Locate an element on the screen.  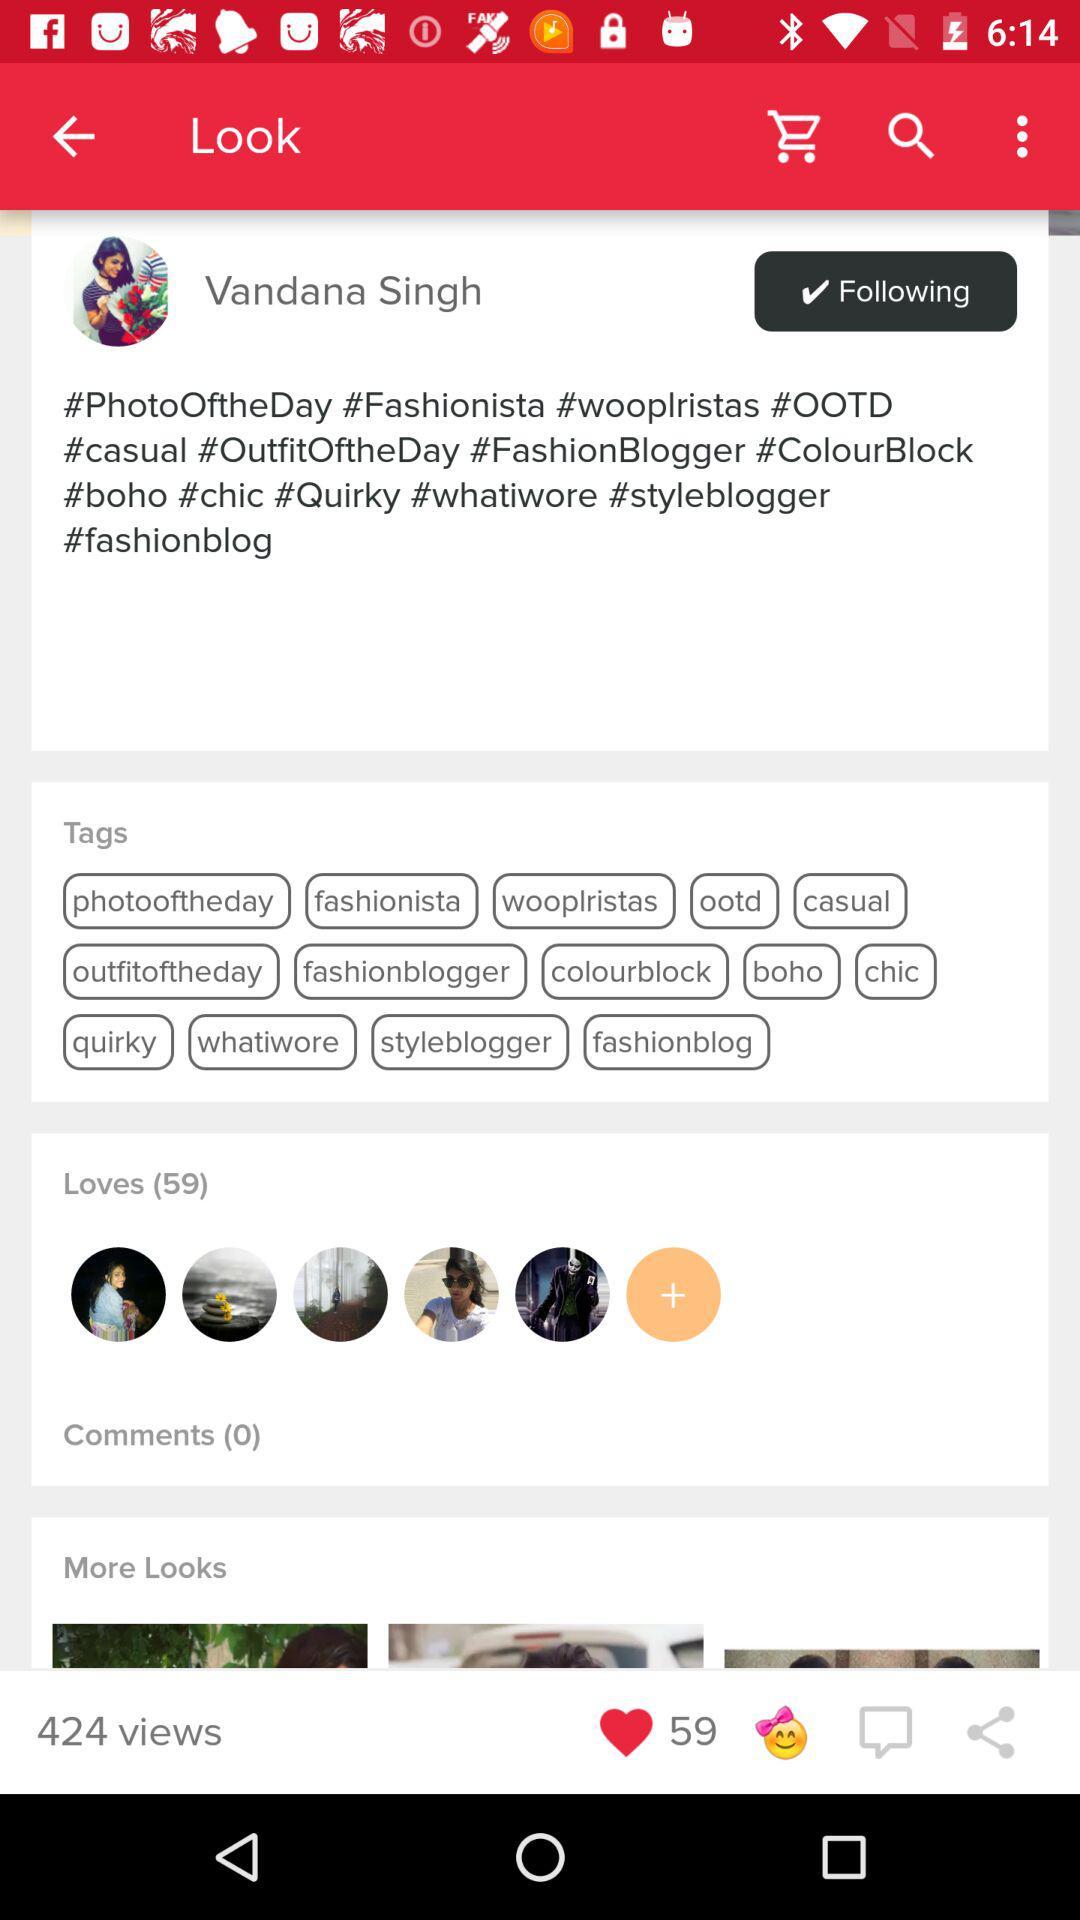
give heart emoji is located at coordinates (625, 1731).